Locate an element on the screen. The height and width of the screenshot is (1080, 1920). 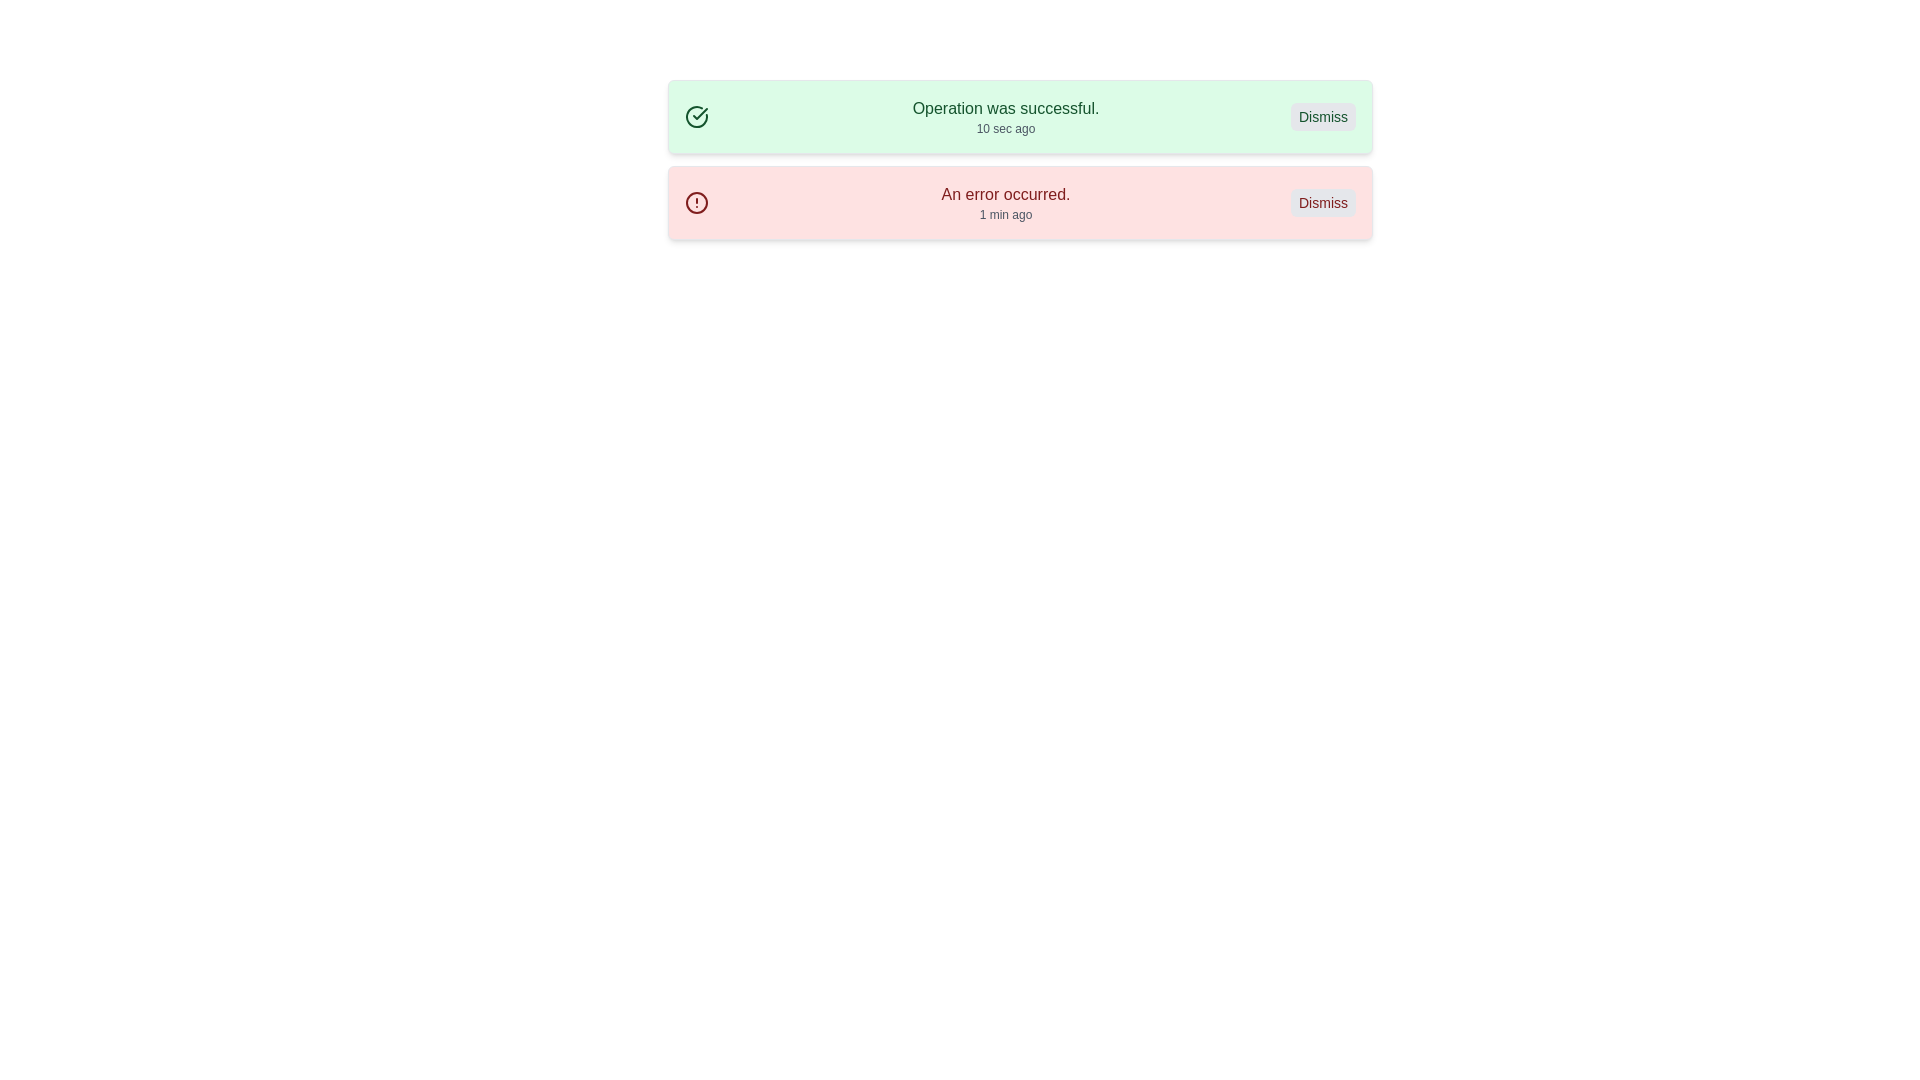
the action button on the right side of the green notification row that displays the message 'Operation was successful. 10 sec ago' is located at coordinates (1323, 116).